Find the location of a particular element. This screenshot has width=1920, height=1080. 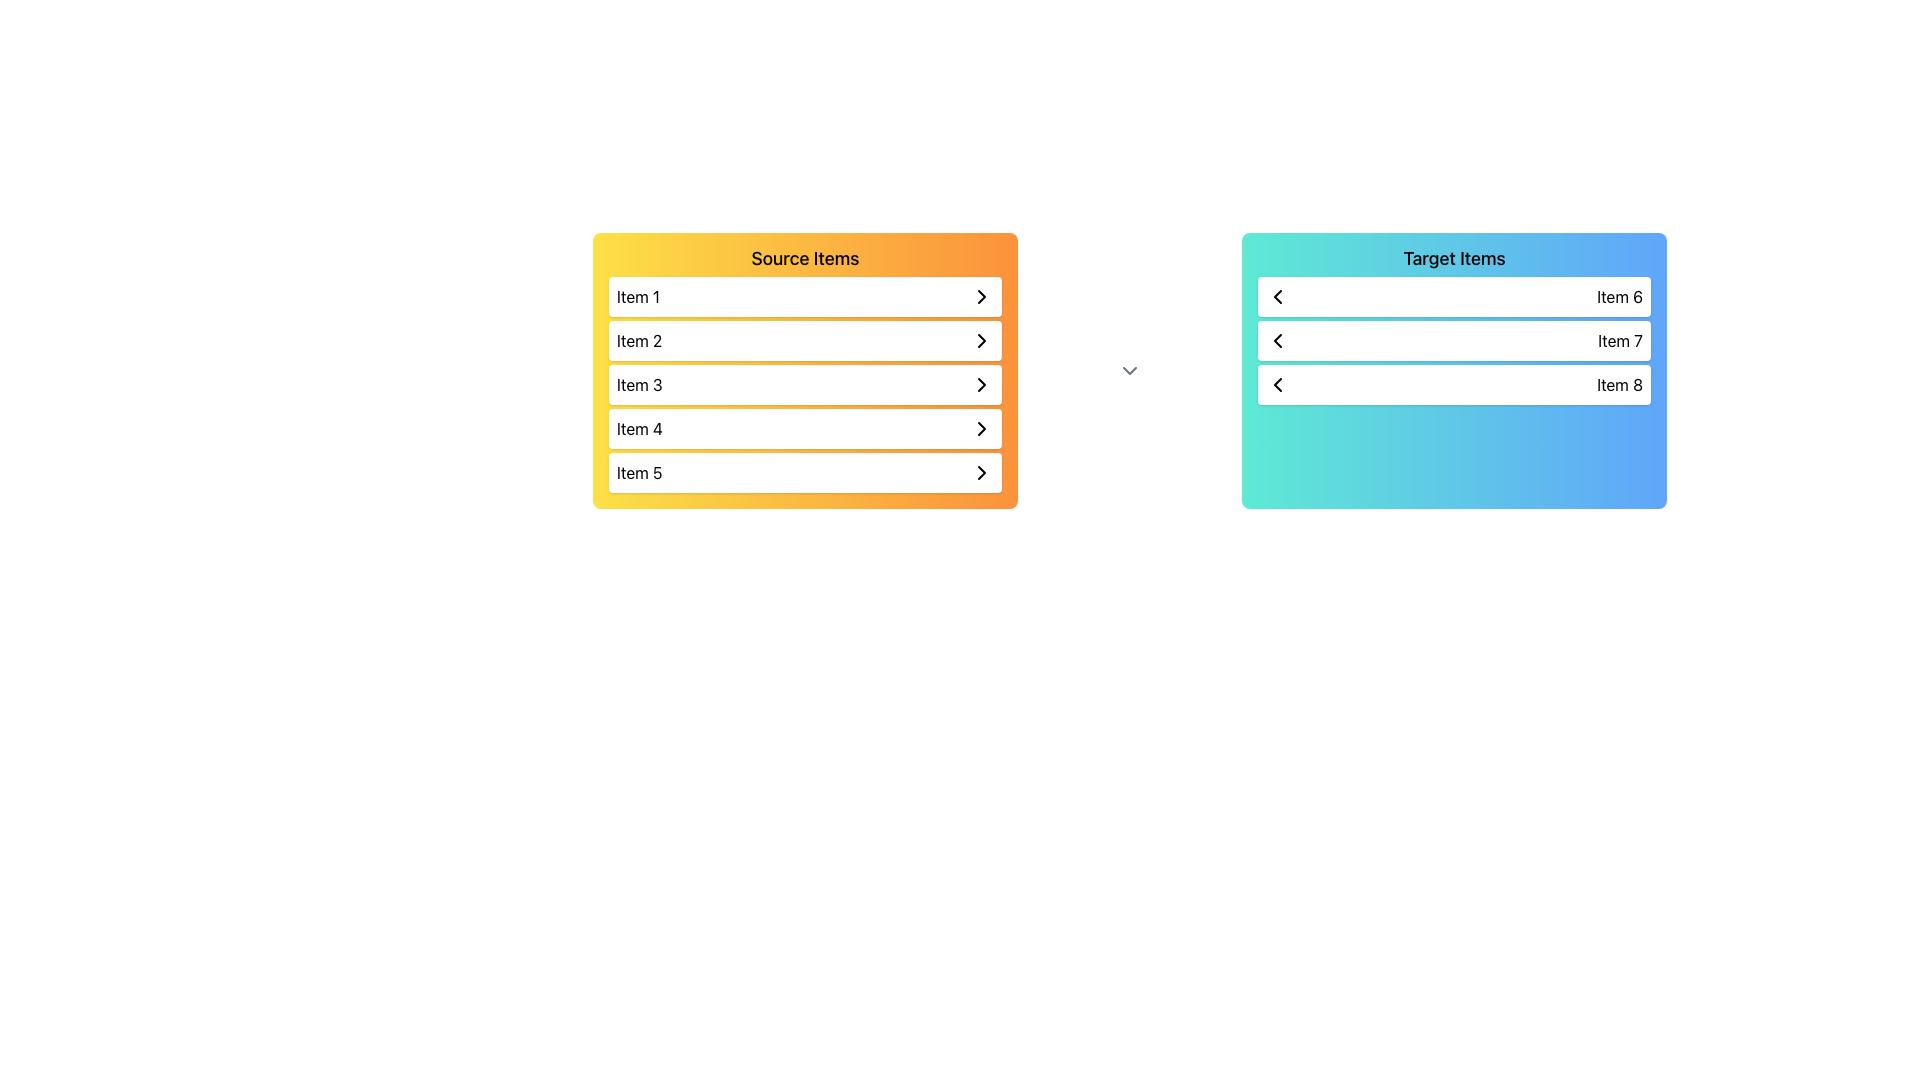

the leftward-pointing chevron icon located before the text label 'Item 8' in the third row of the 'Target Items' group is located at coordinates (1277, 385).